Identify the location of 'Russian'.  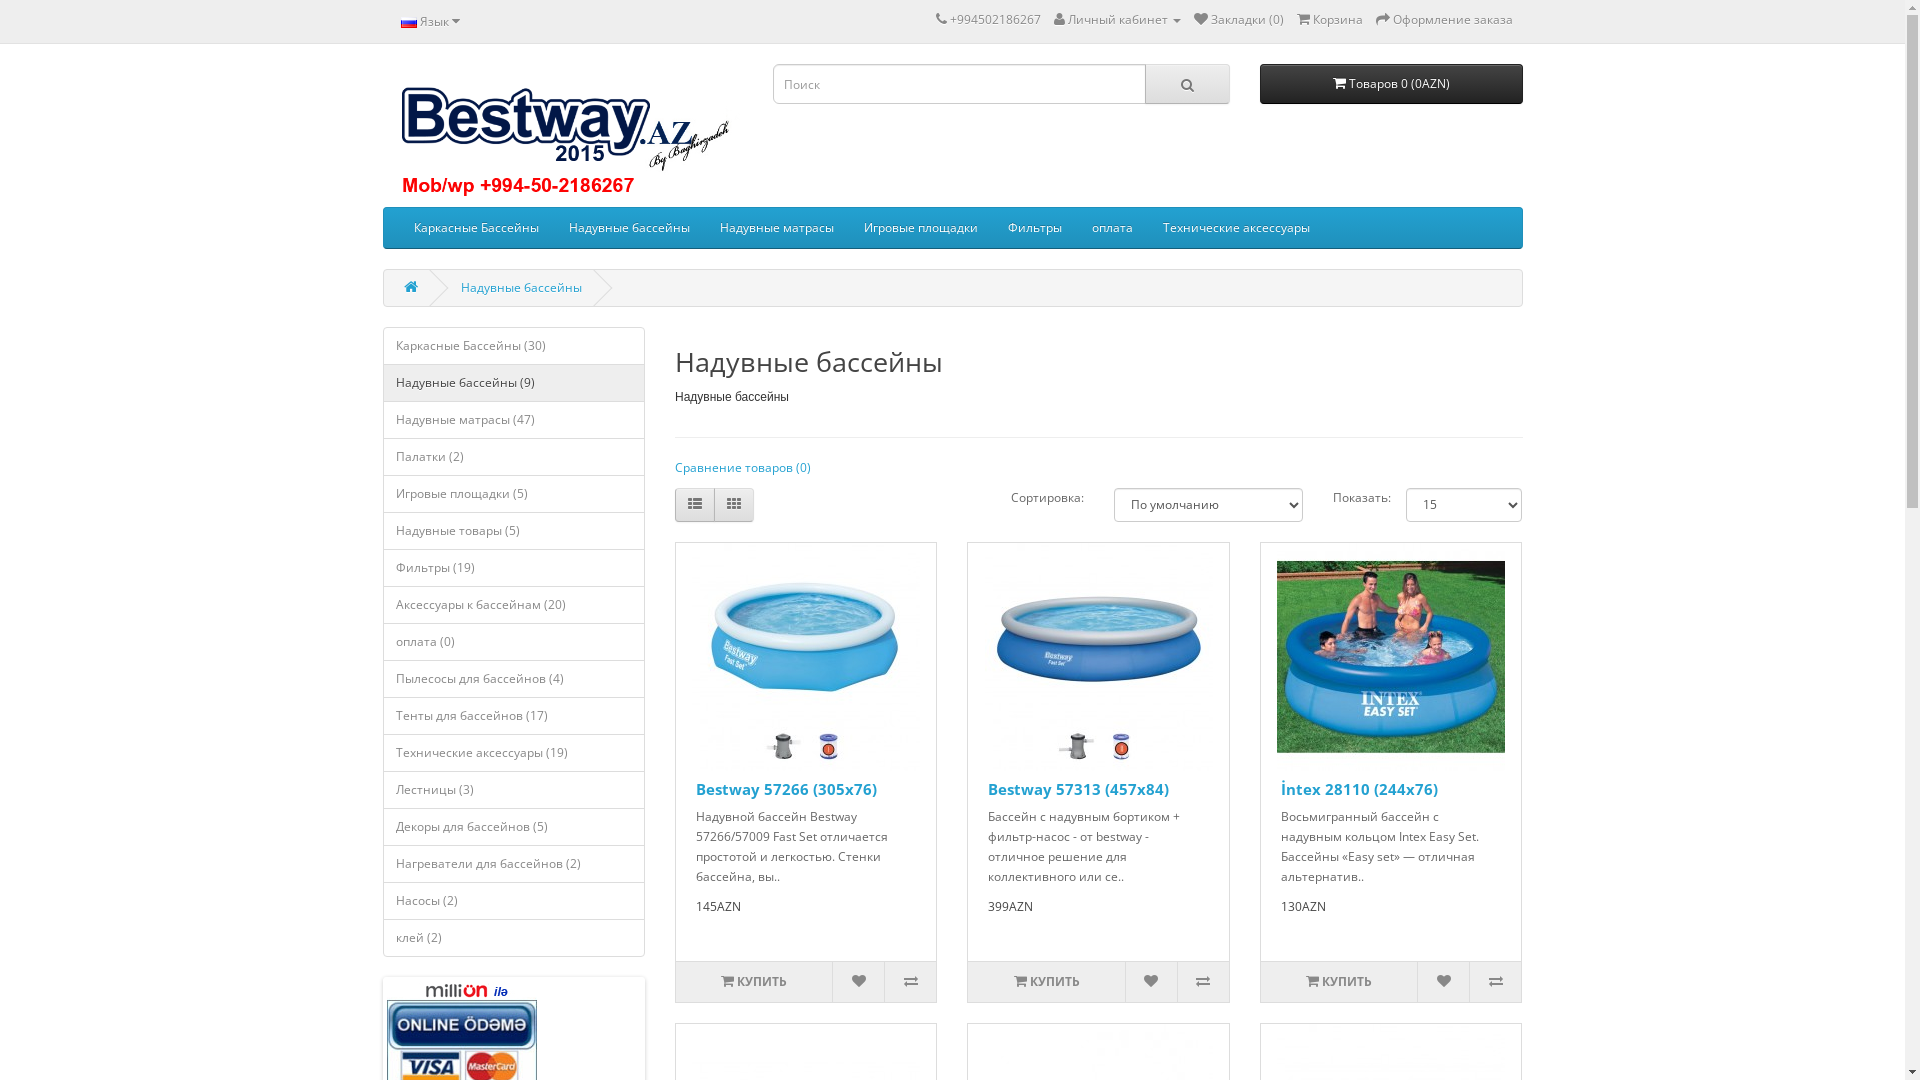
(399, 22).